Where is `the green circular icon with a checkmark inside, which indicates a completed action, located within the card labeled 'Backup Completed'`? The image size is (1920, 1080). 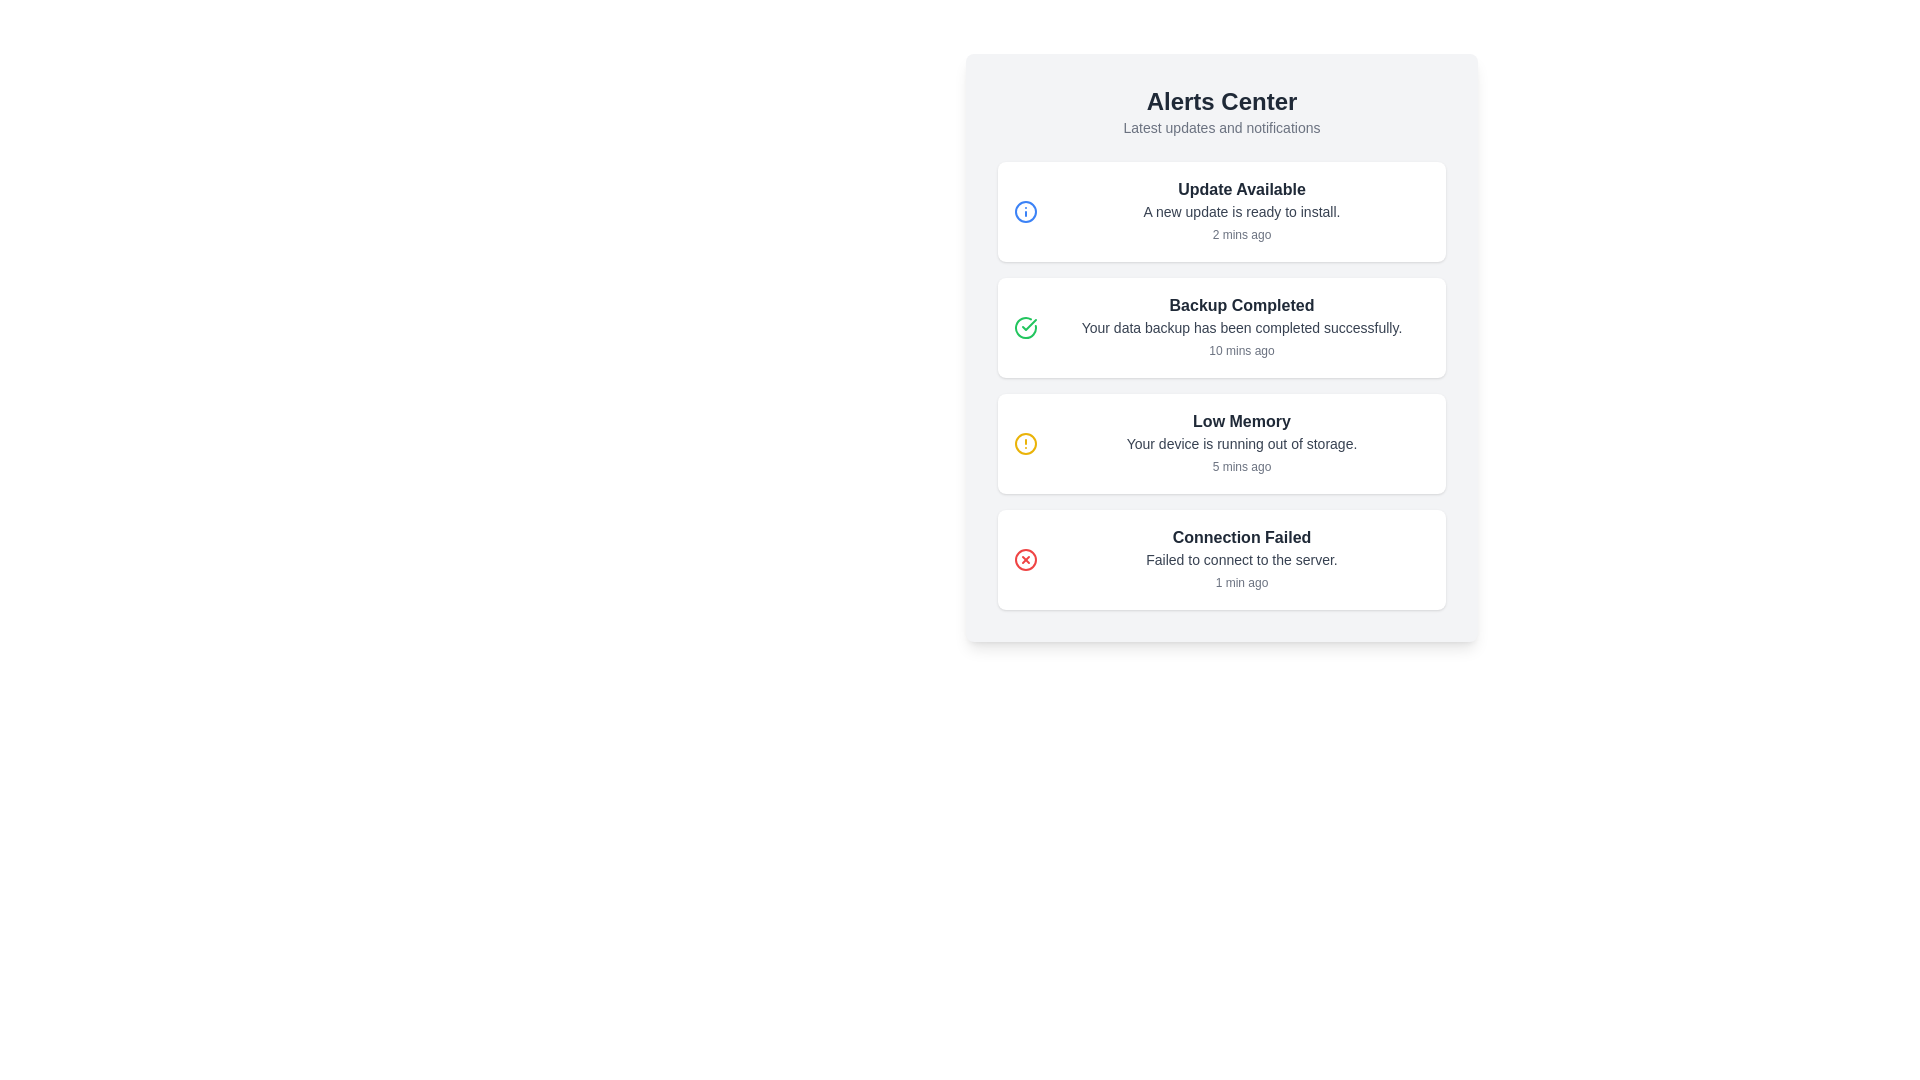
the green circular icon with a checkmark inside, which indicates a completed action, located within the card labeled 'Backup Completed' is located at coordinates (1026, 326).